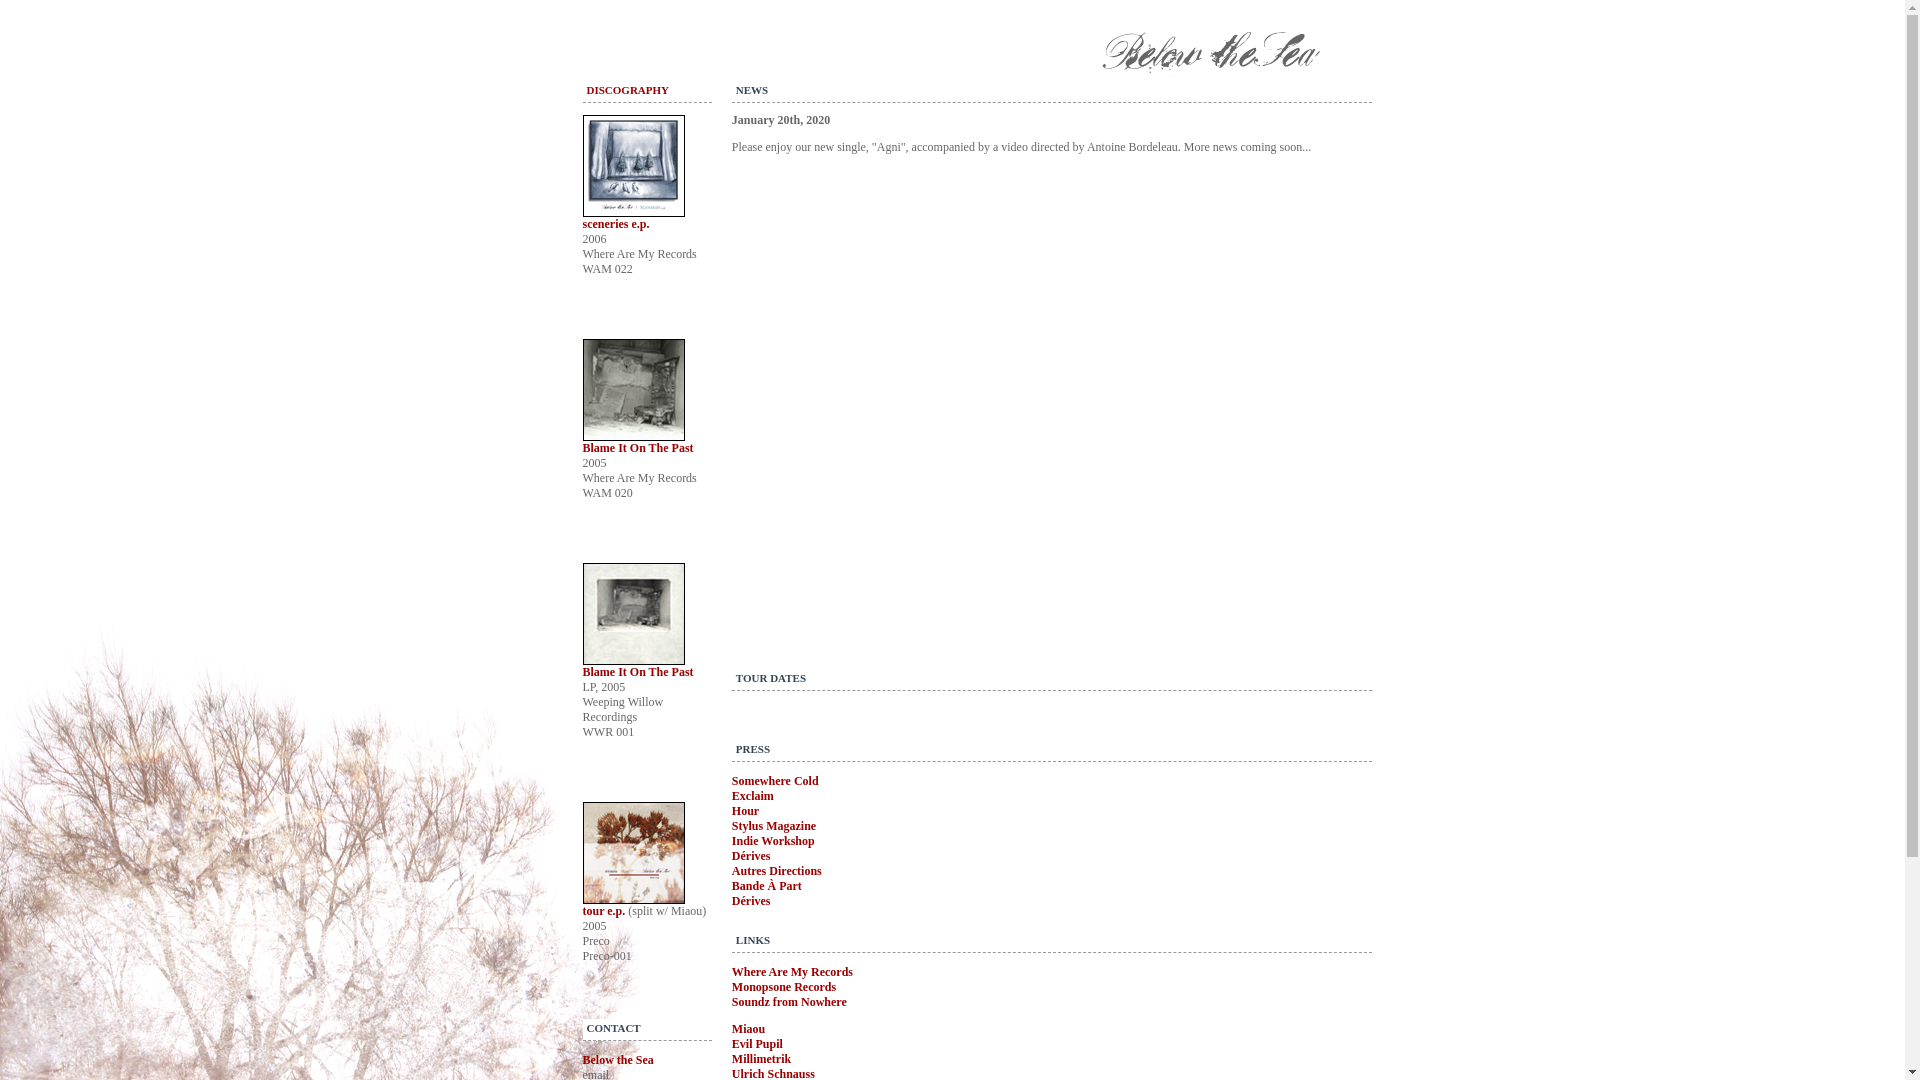 This screenshot has width=1920, height=1080. What do you see at coordinates (744, 810) in the screenshot?
I see `'Hour'` at bounding box center [744, 810].